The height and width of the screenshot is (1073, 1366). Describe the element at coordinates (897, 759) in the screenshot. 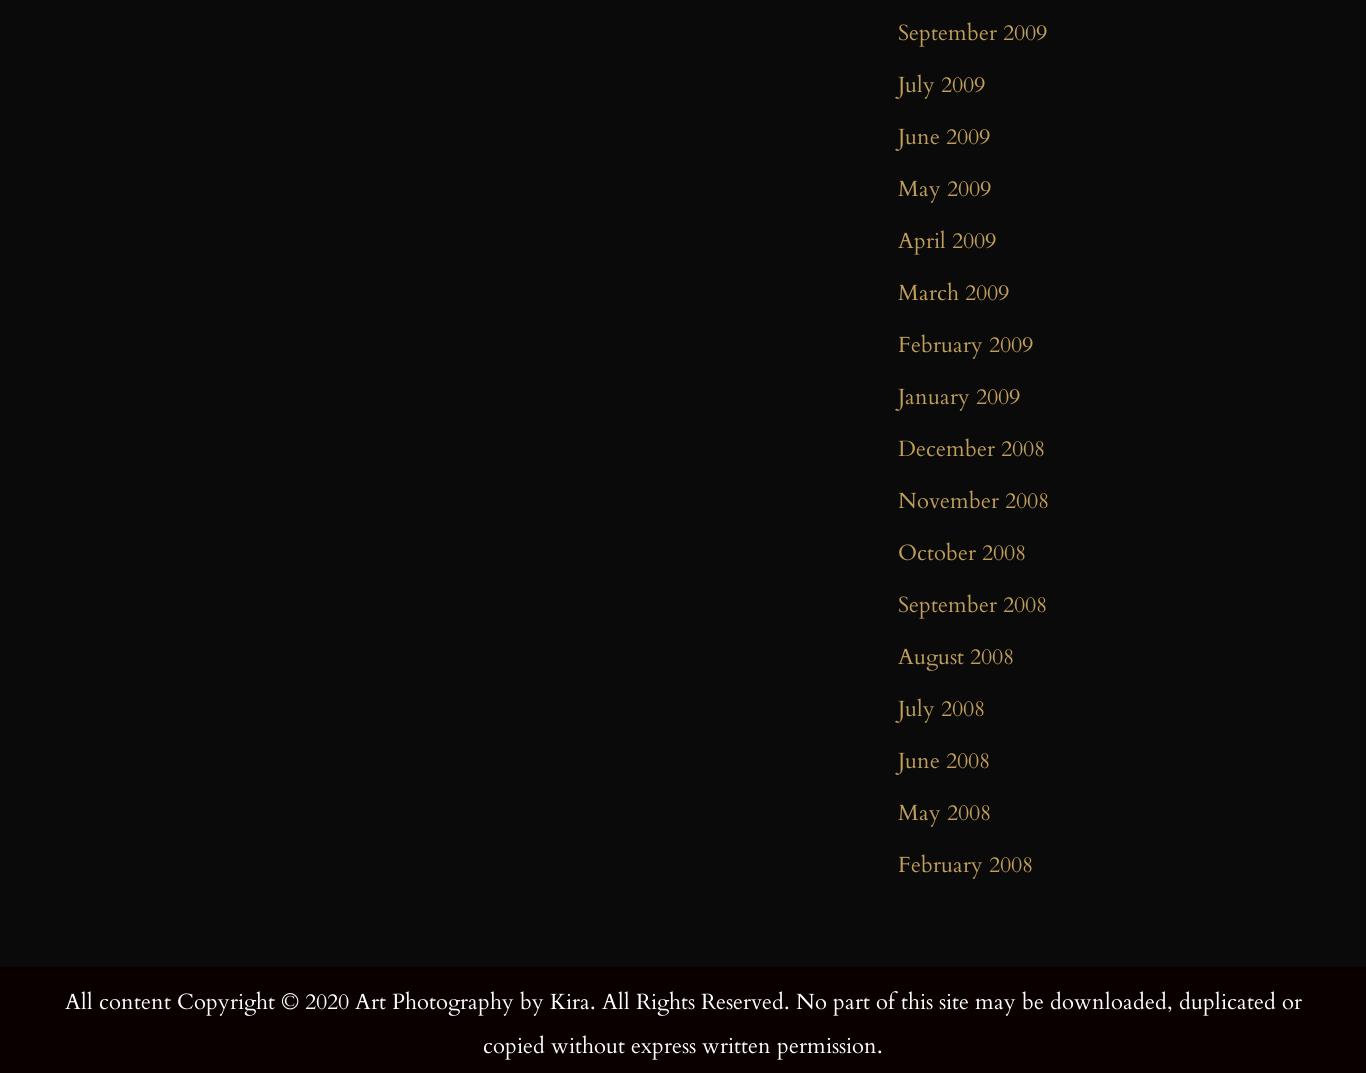

I see `'June 2008'` at that location.